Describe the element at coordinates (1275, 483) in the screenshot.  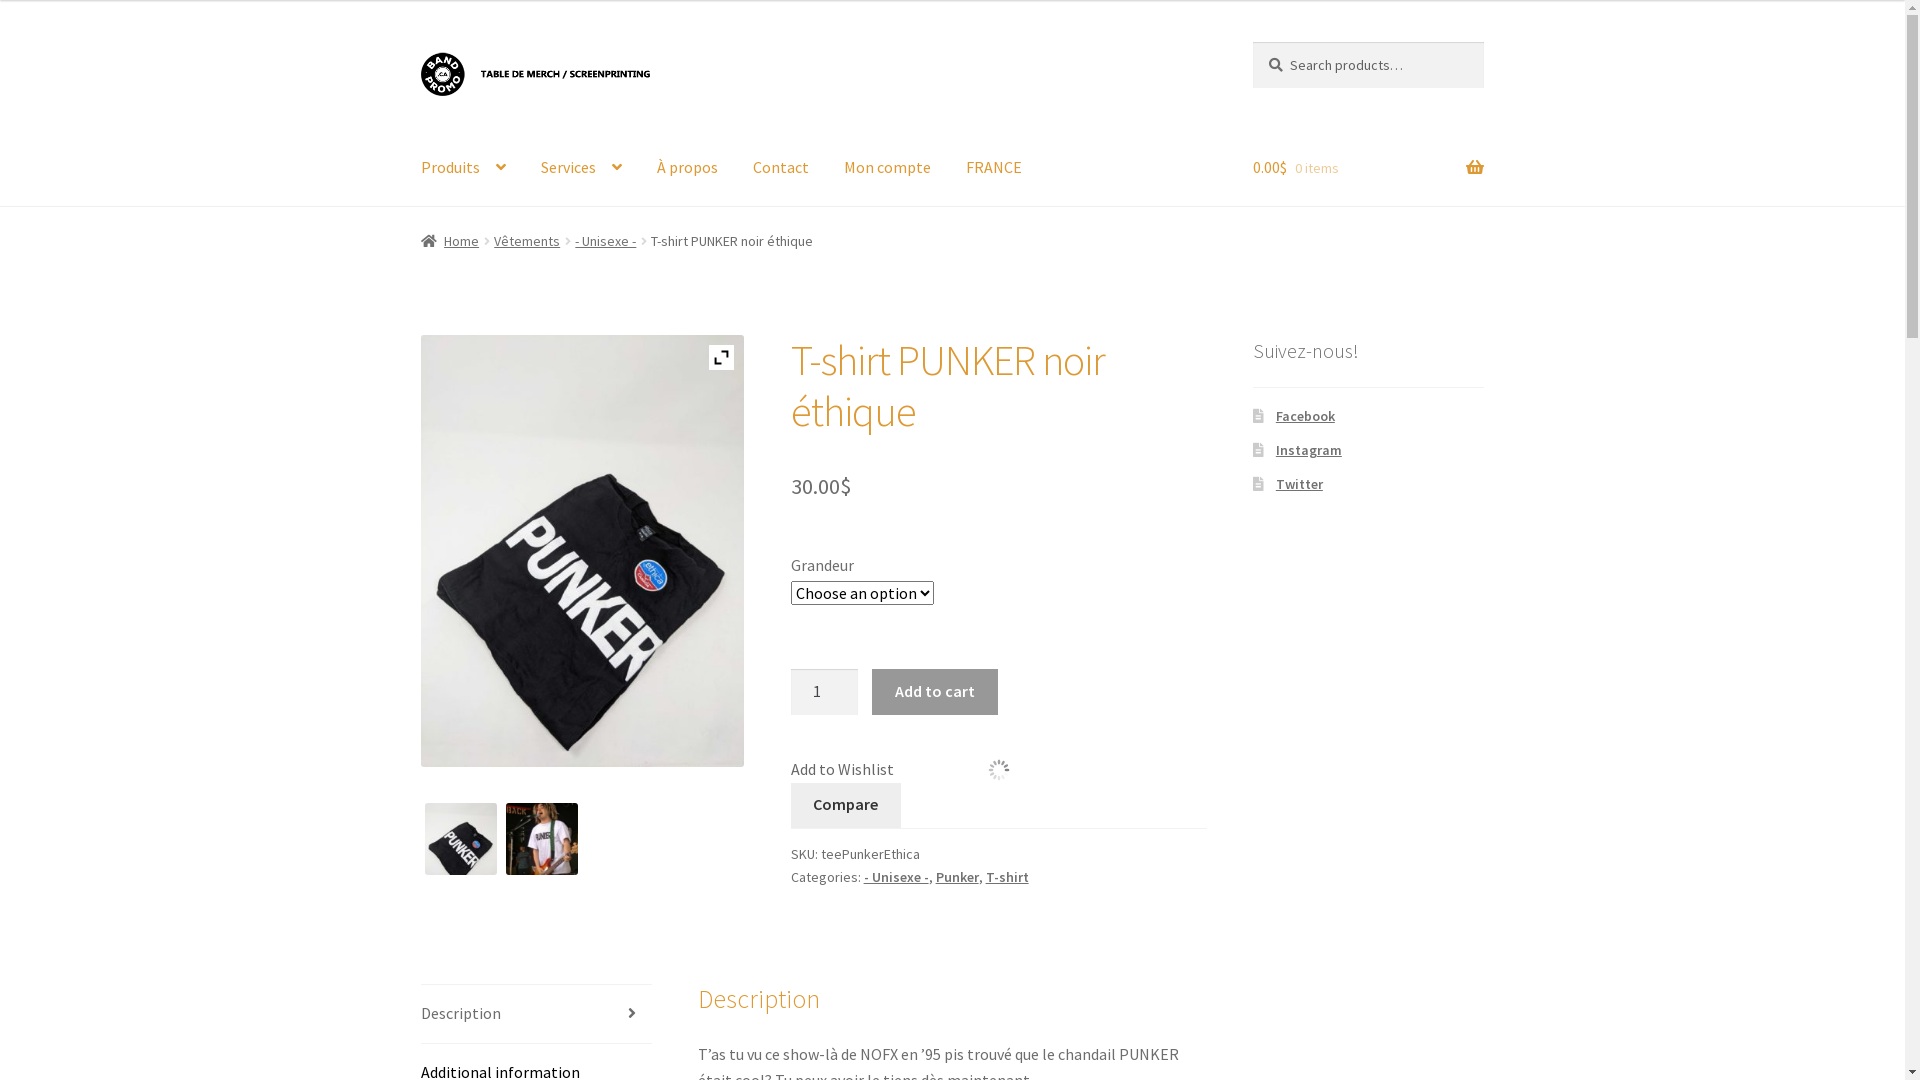
I see `'Twitter'` at that location.